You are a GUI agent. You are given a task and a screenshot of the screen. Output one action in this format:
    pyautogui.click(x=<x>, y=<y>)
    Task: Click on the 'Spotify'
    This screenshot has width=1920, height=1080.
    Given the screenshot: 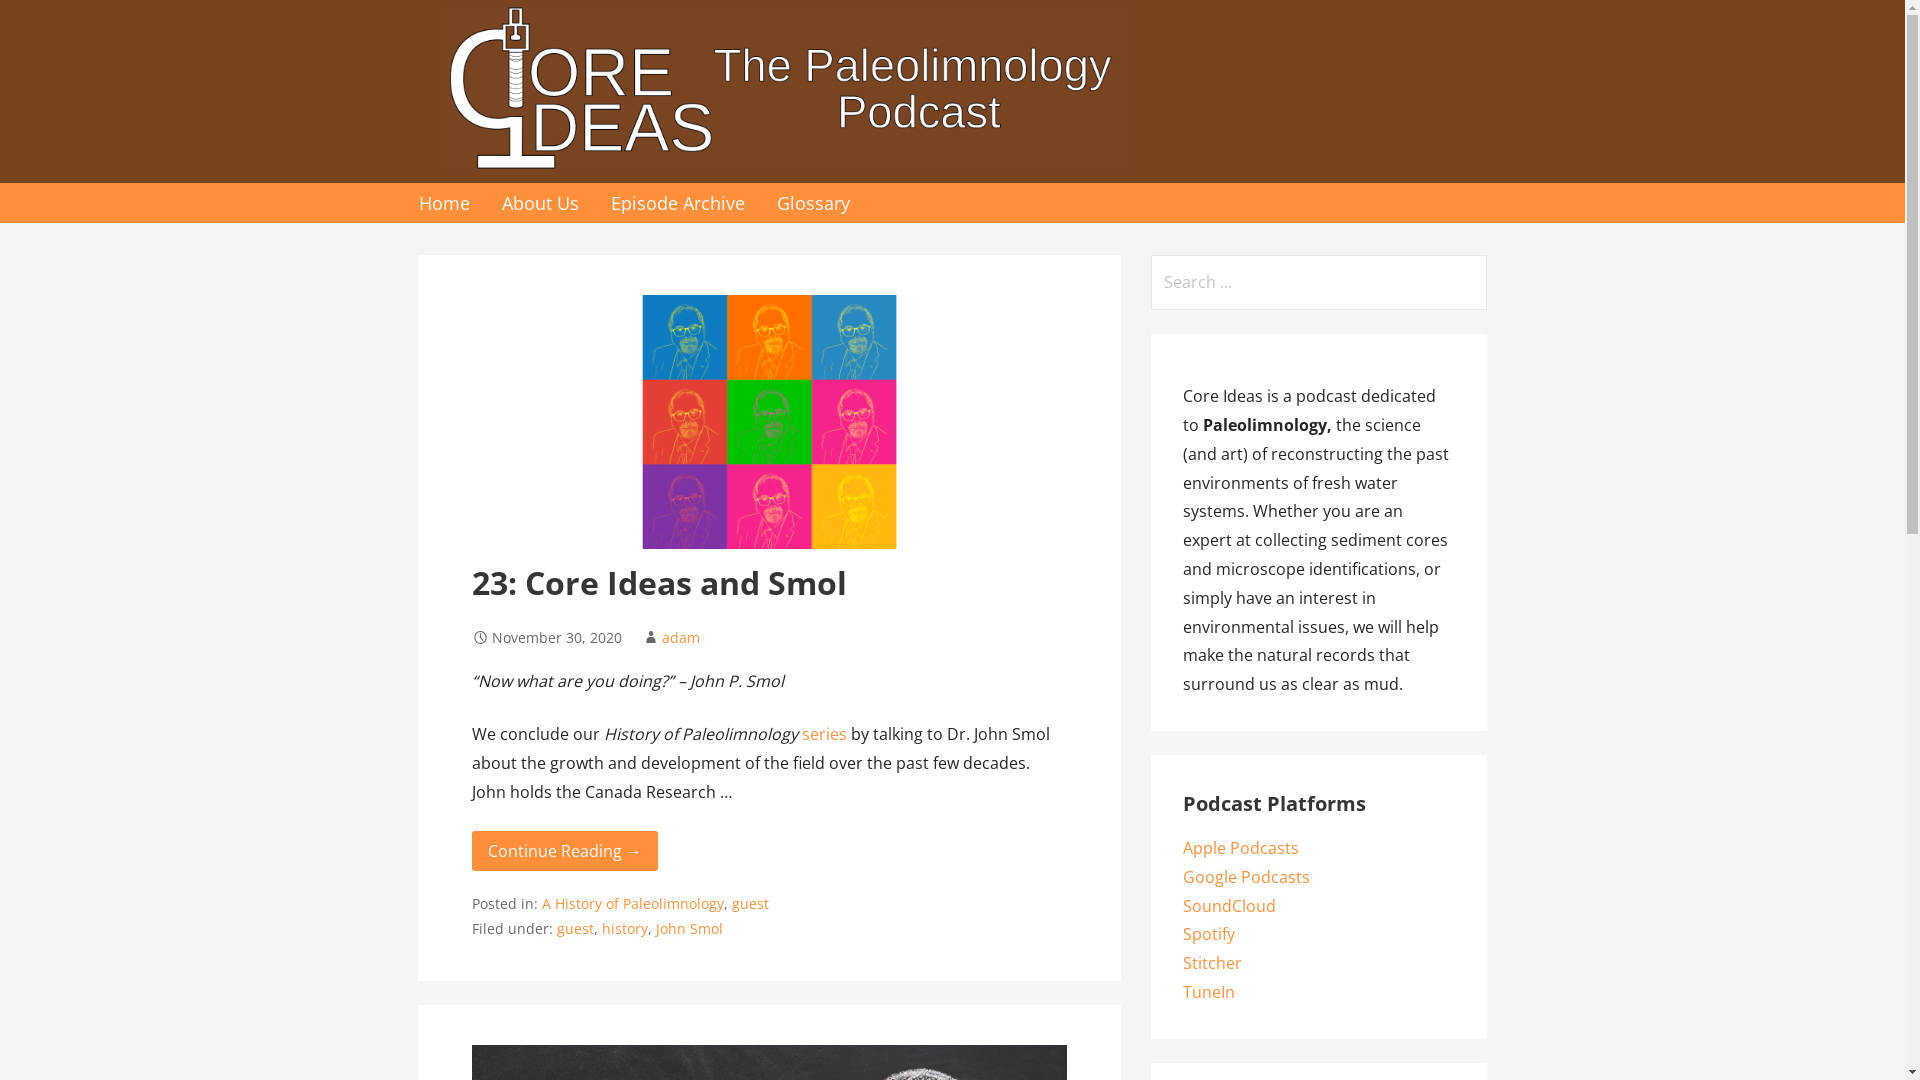 What is the action you would take?
    pyautogui.click(x=1208, y=933)
    